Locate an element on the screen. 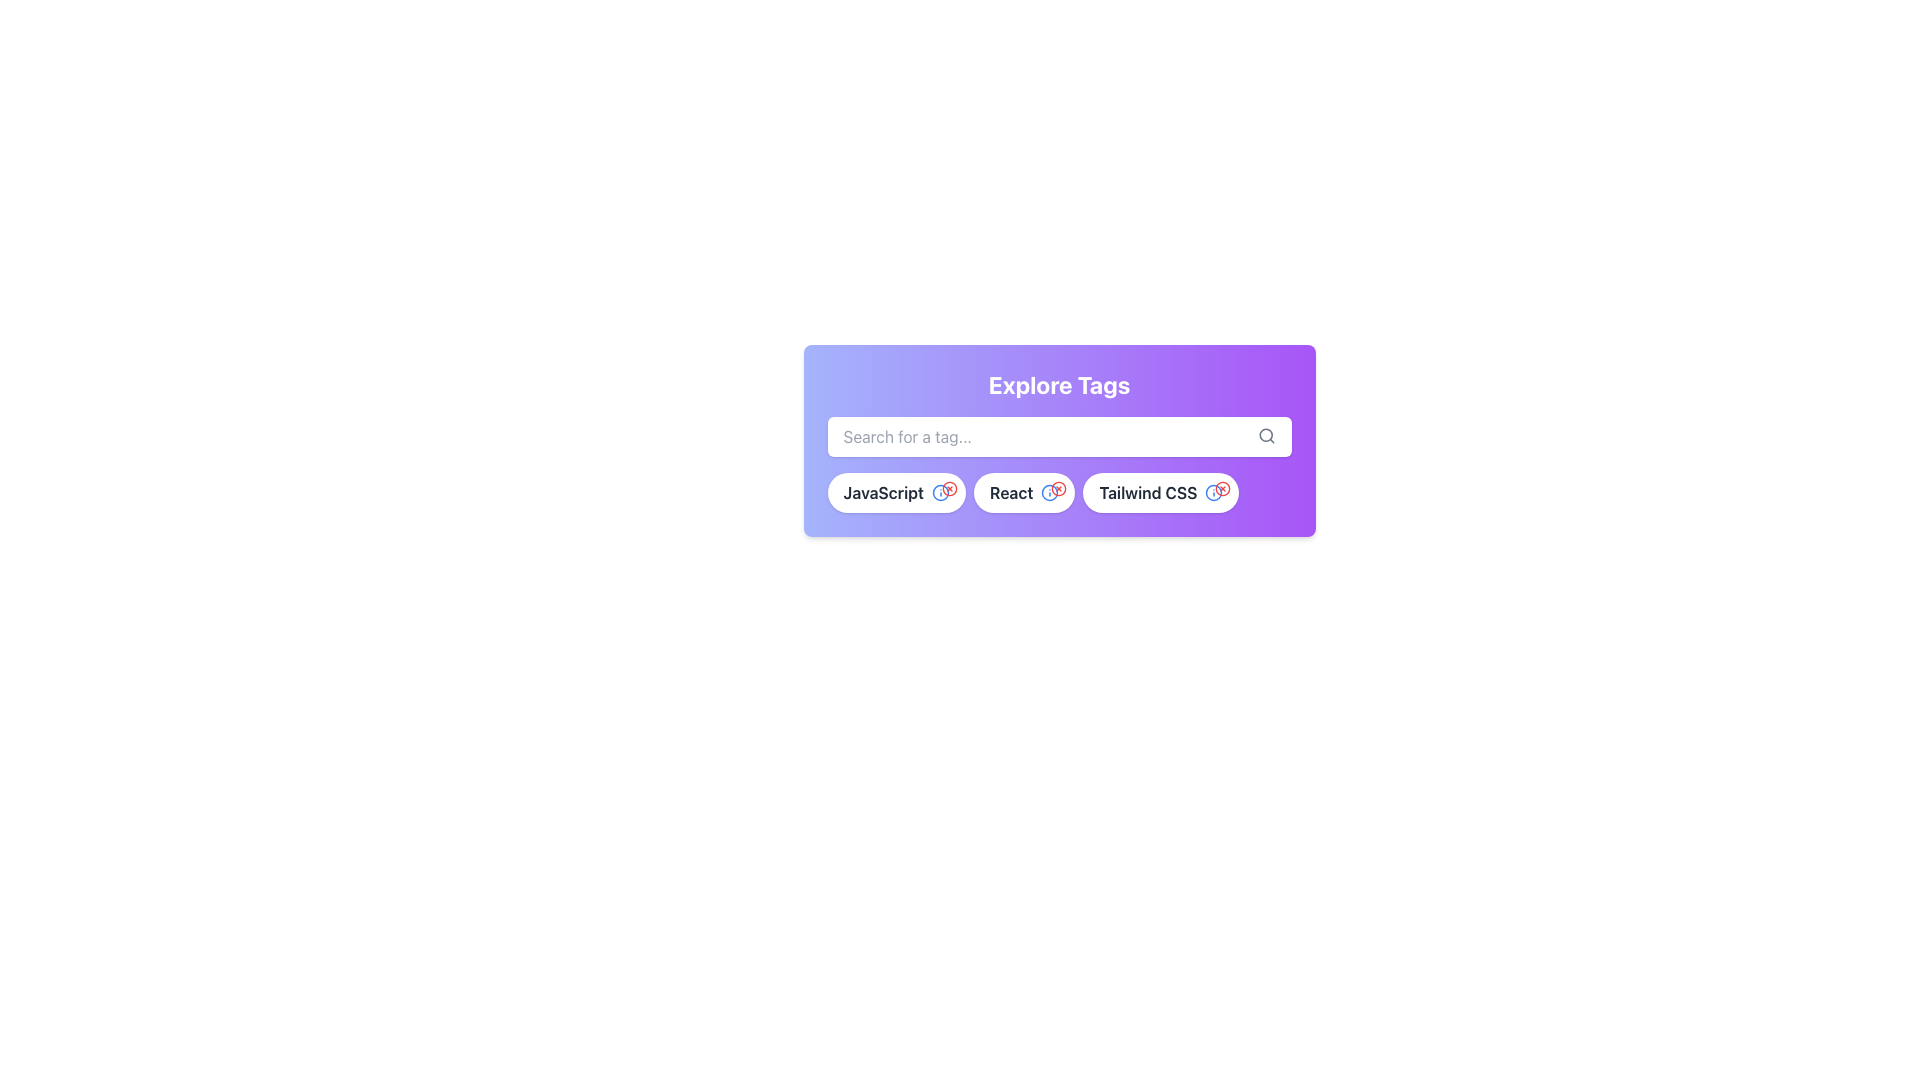  the 'Tailwind CSS' tag button, which is the third pill-shaped button in a group is located at coordinates (1161, 493).